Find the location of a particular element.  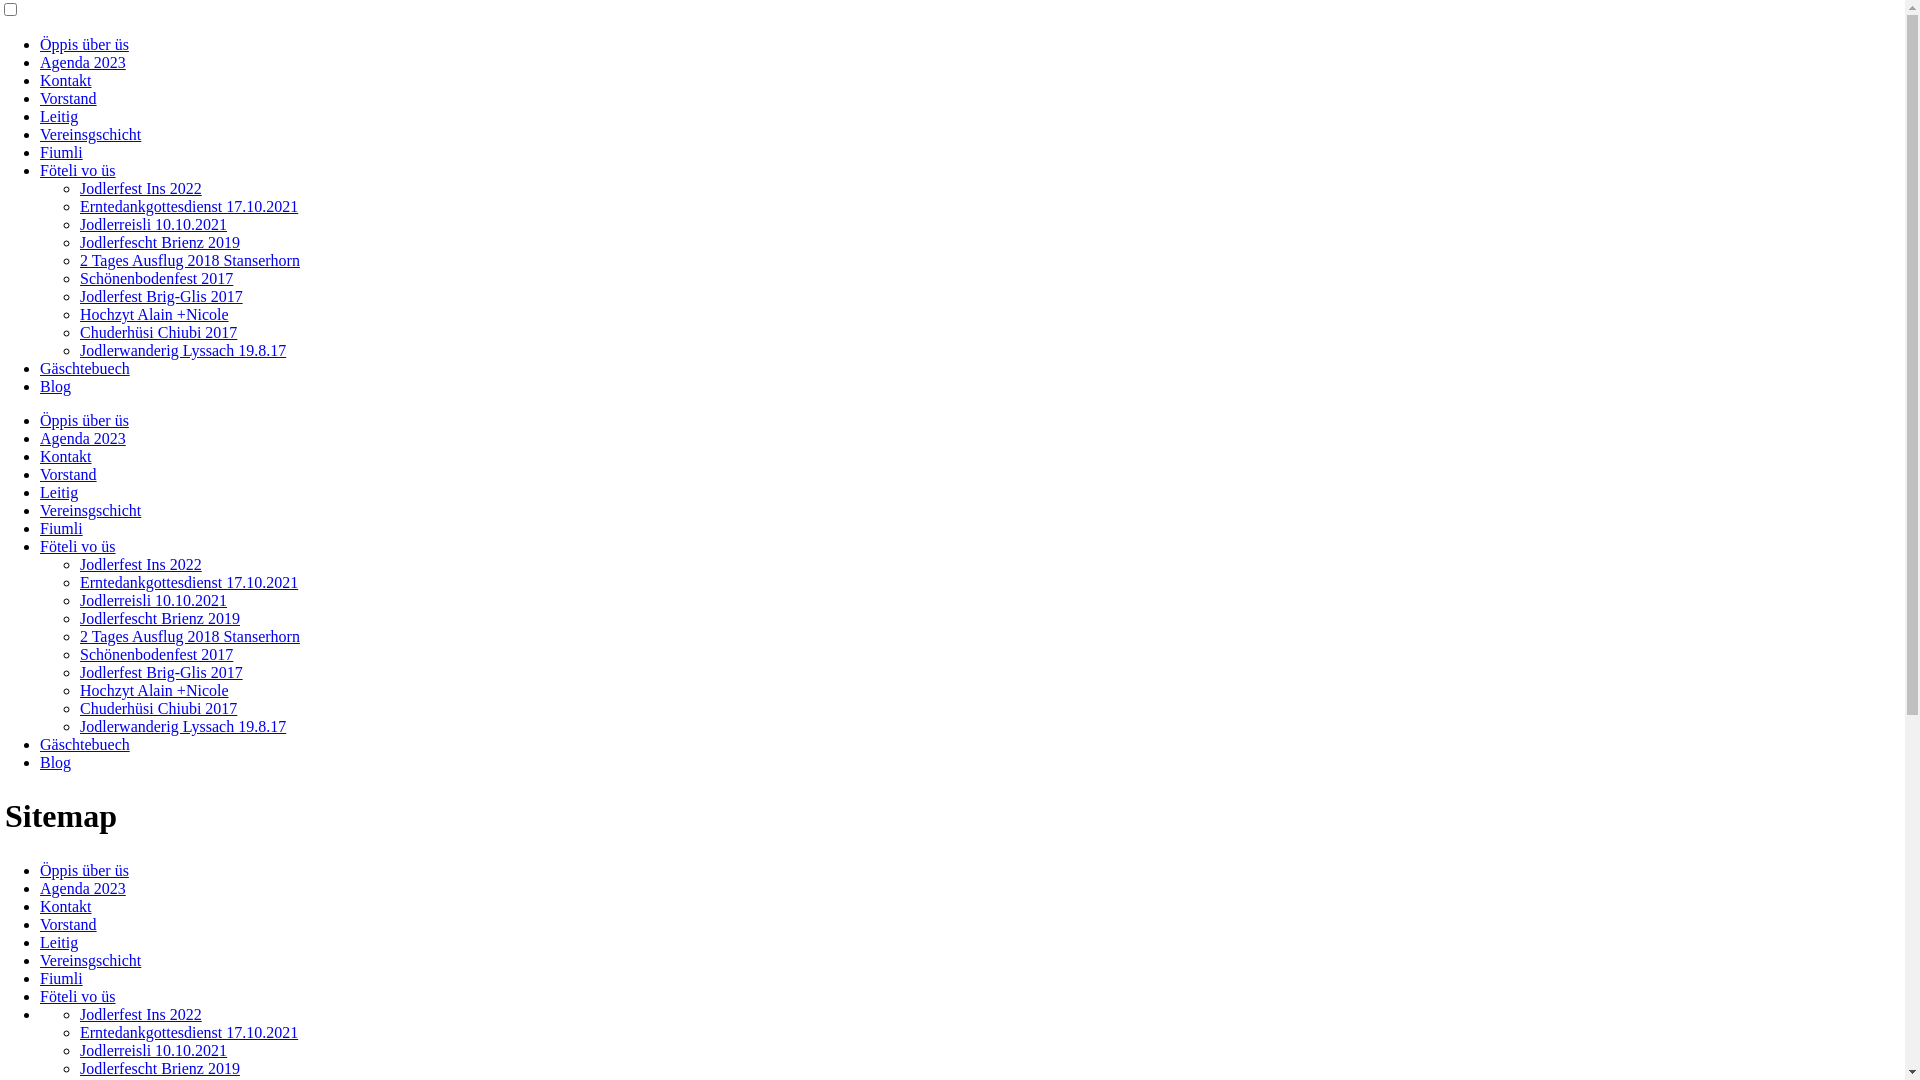

'Leitig' is located at coordinates (58, 116).